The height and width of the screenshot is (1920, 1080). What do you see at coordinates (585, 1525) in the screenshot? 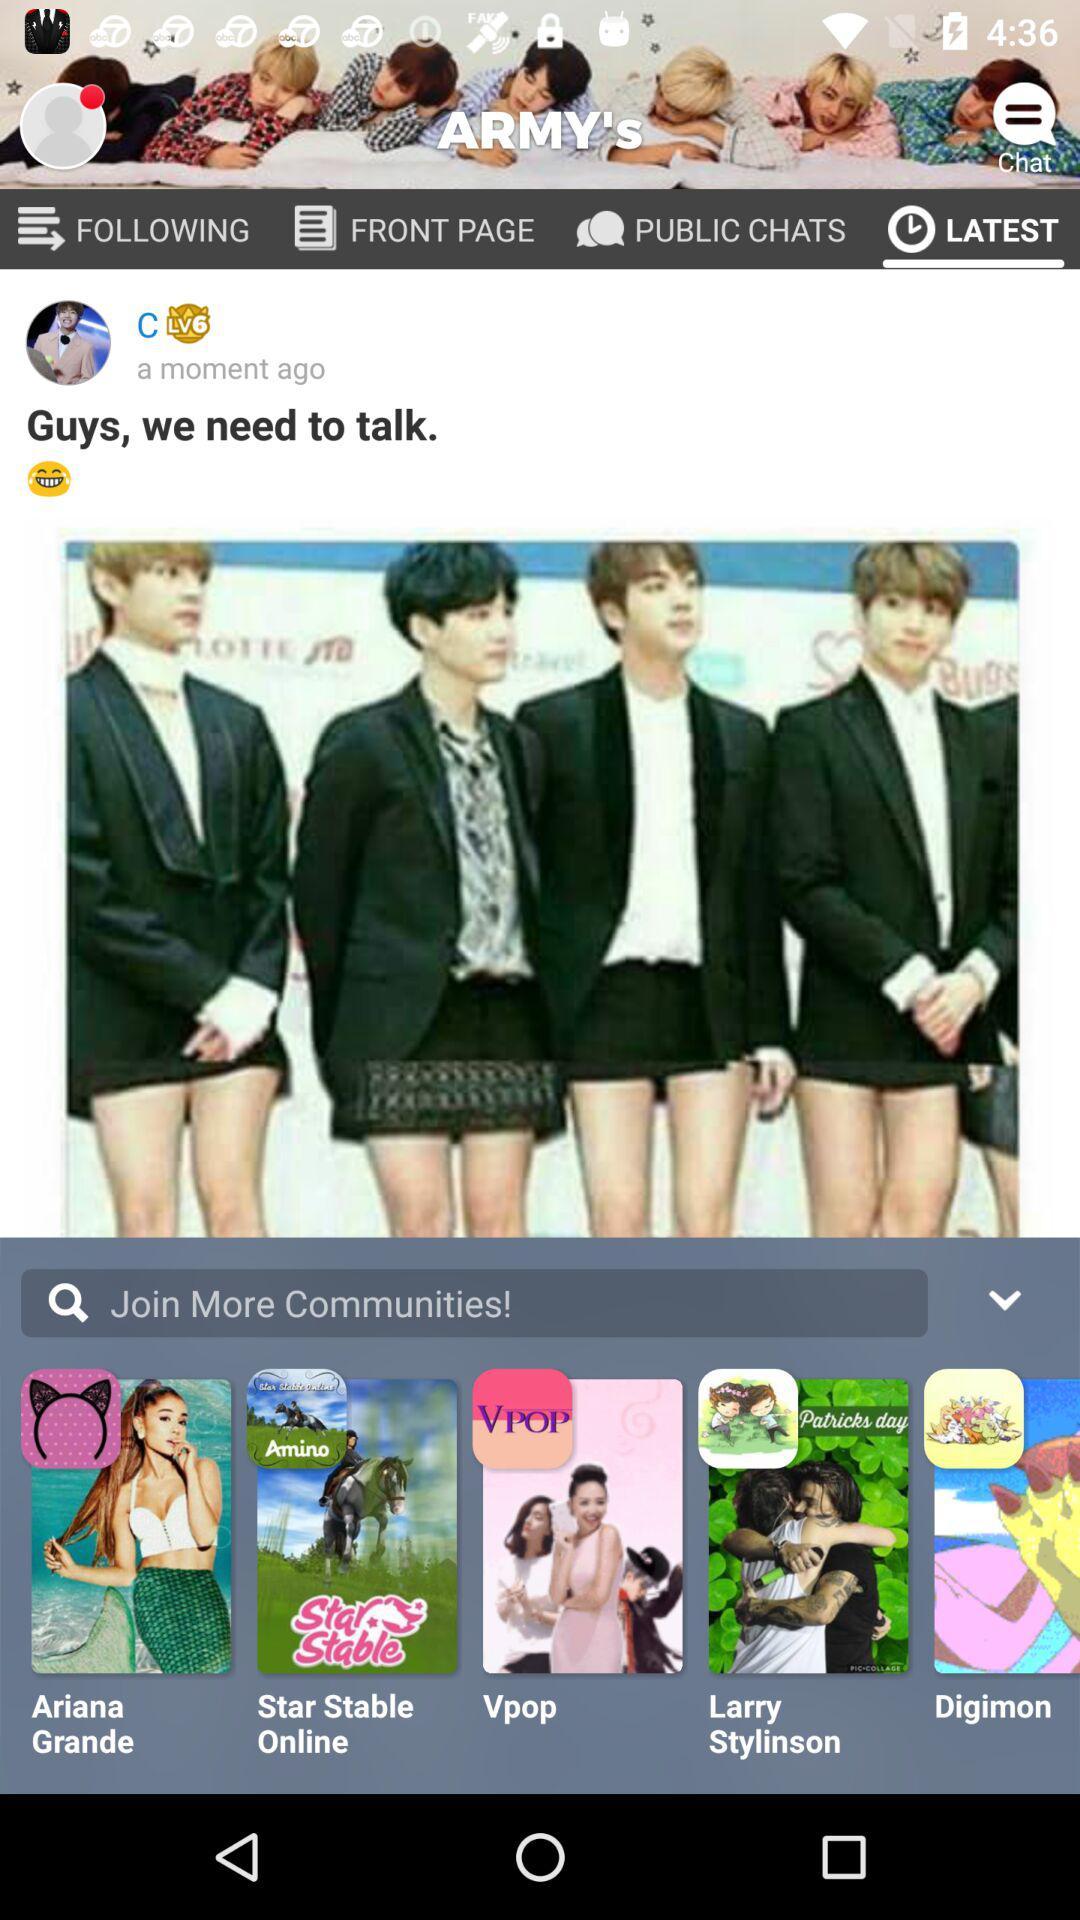
I see `the v pop picture` at bounding box center [585, 1525].